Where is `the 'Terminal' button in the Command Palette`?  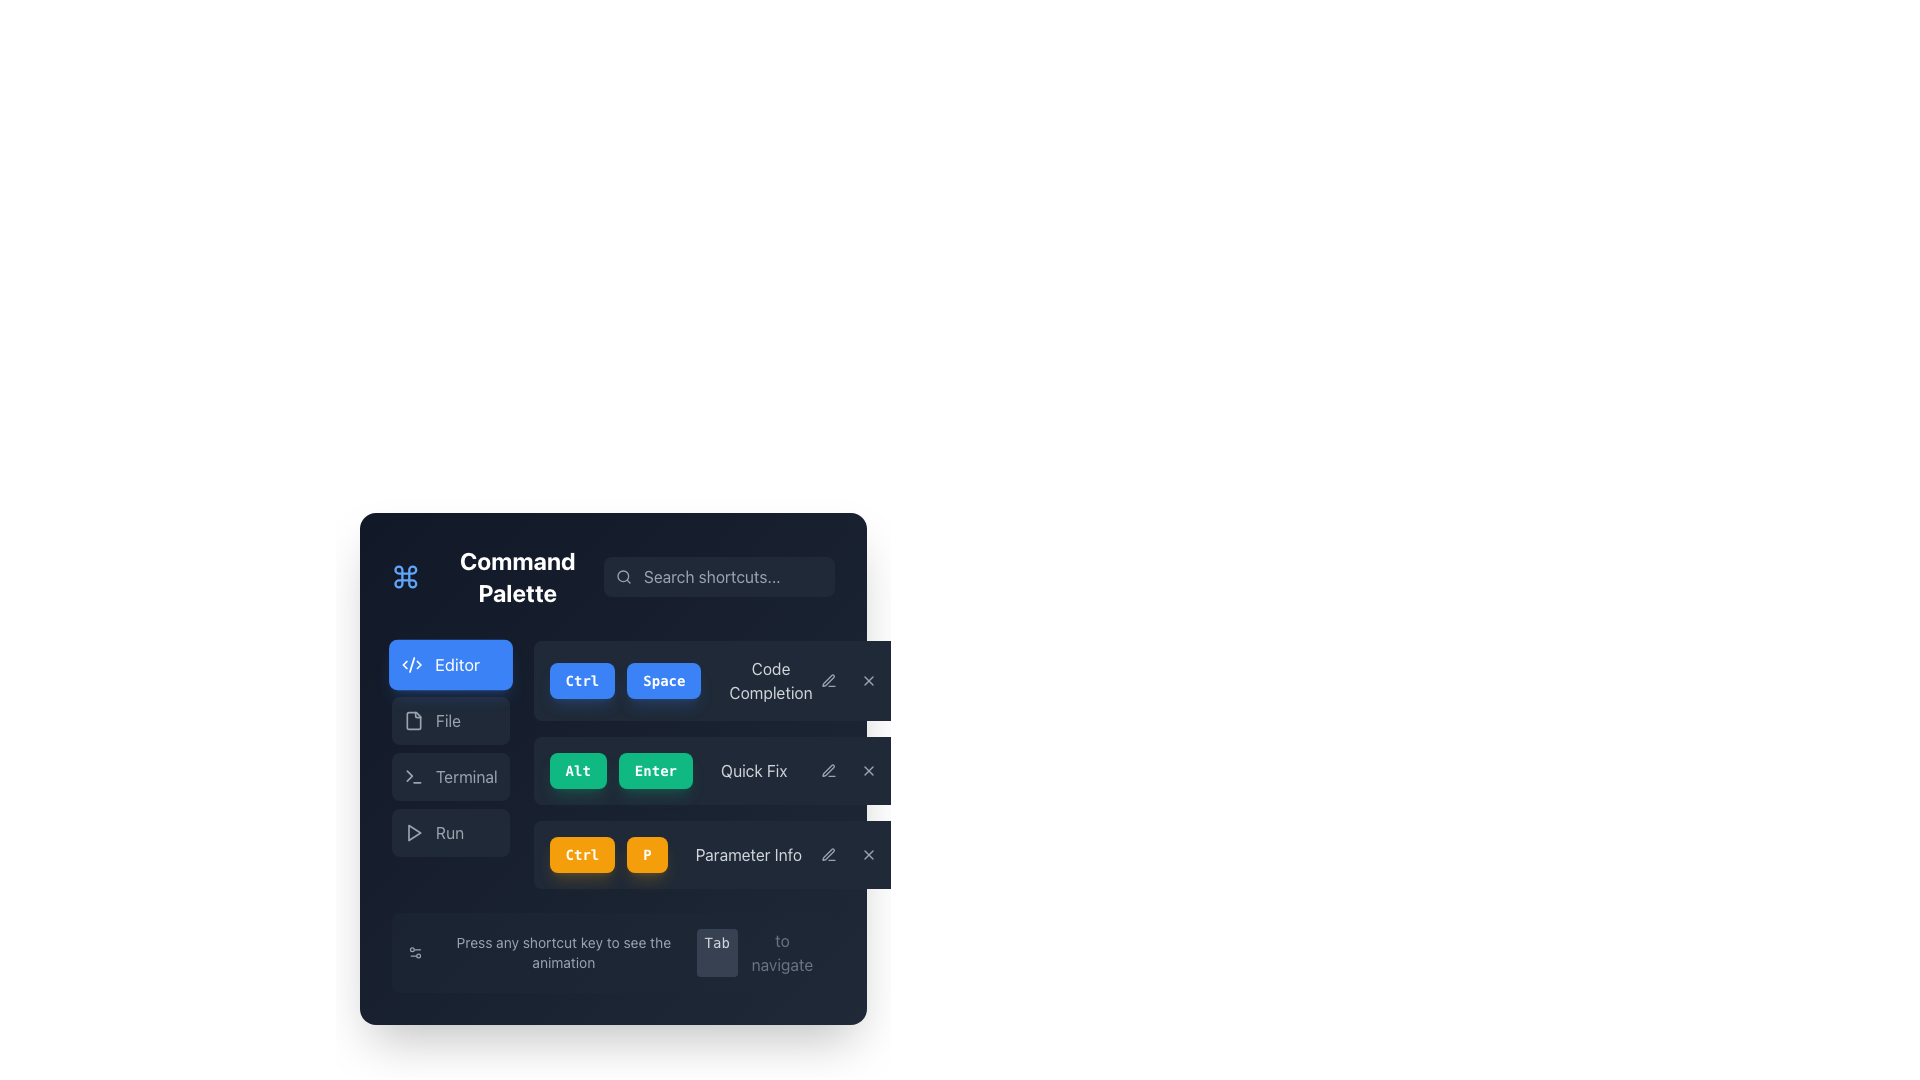
the 'Terminal' button in the Command Palette is located at coordinates (449, 764).